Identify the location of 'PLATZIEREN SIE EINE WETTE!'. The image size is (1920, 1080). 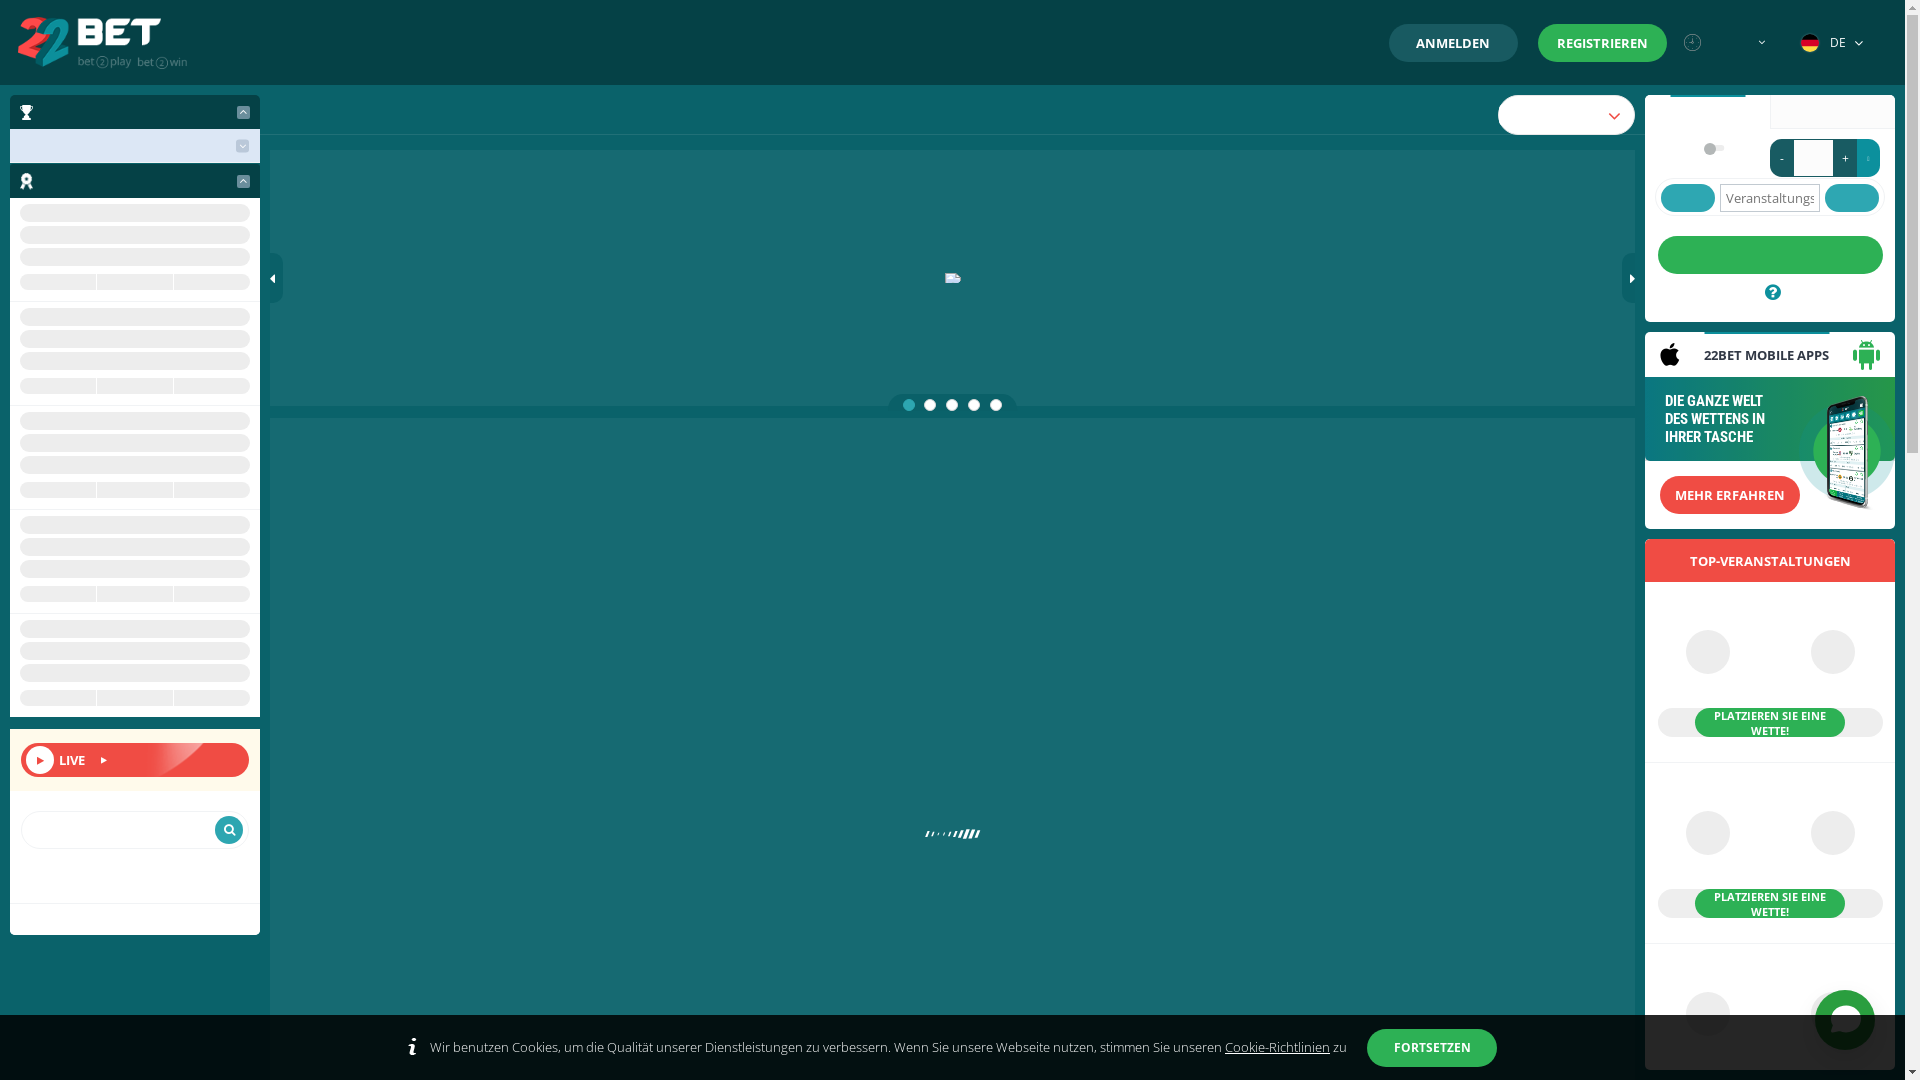
(1770, 672).